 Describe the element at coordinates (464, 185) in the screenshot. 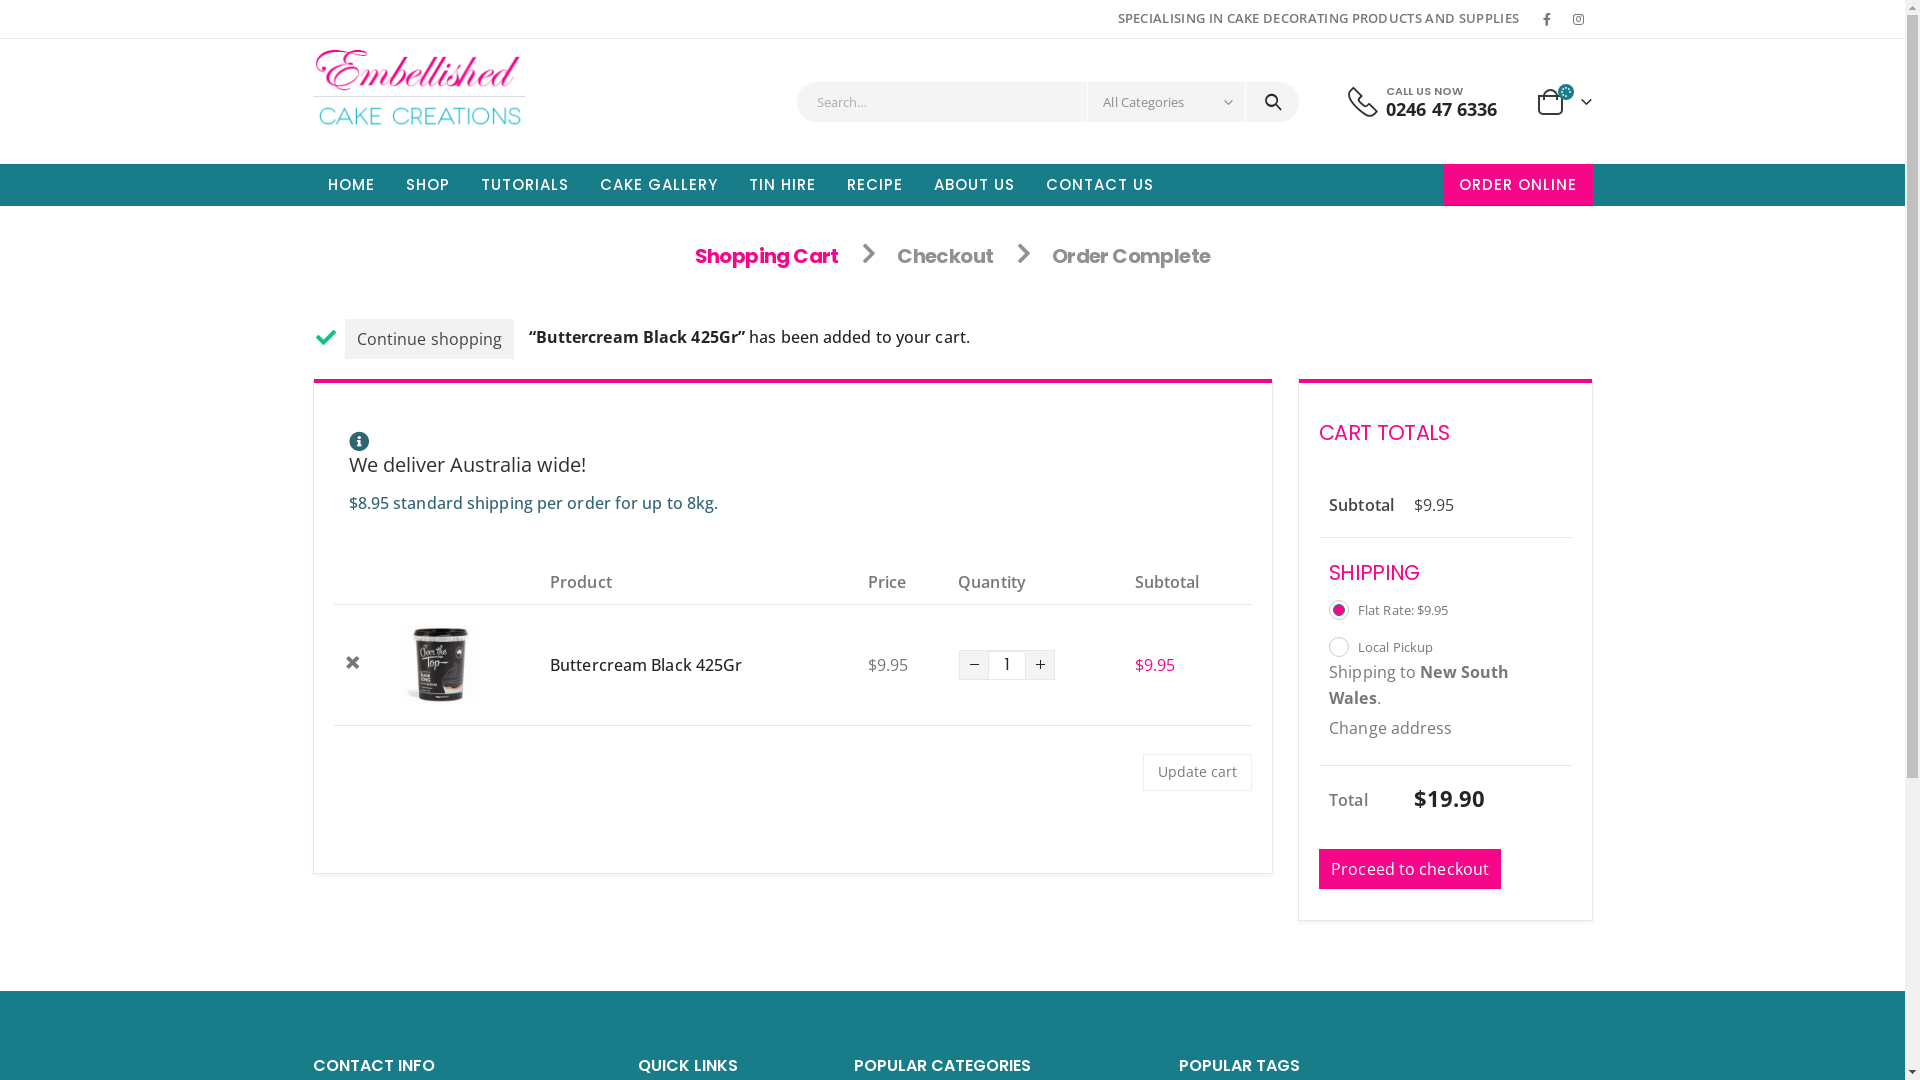

I see `'TUTORIALS'` at that location.